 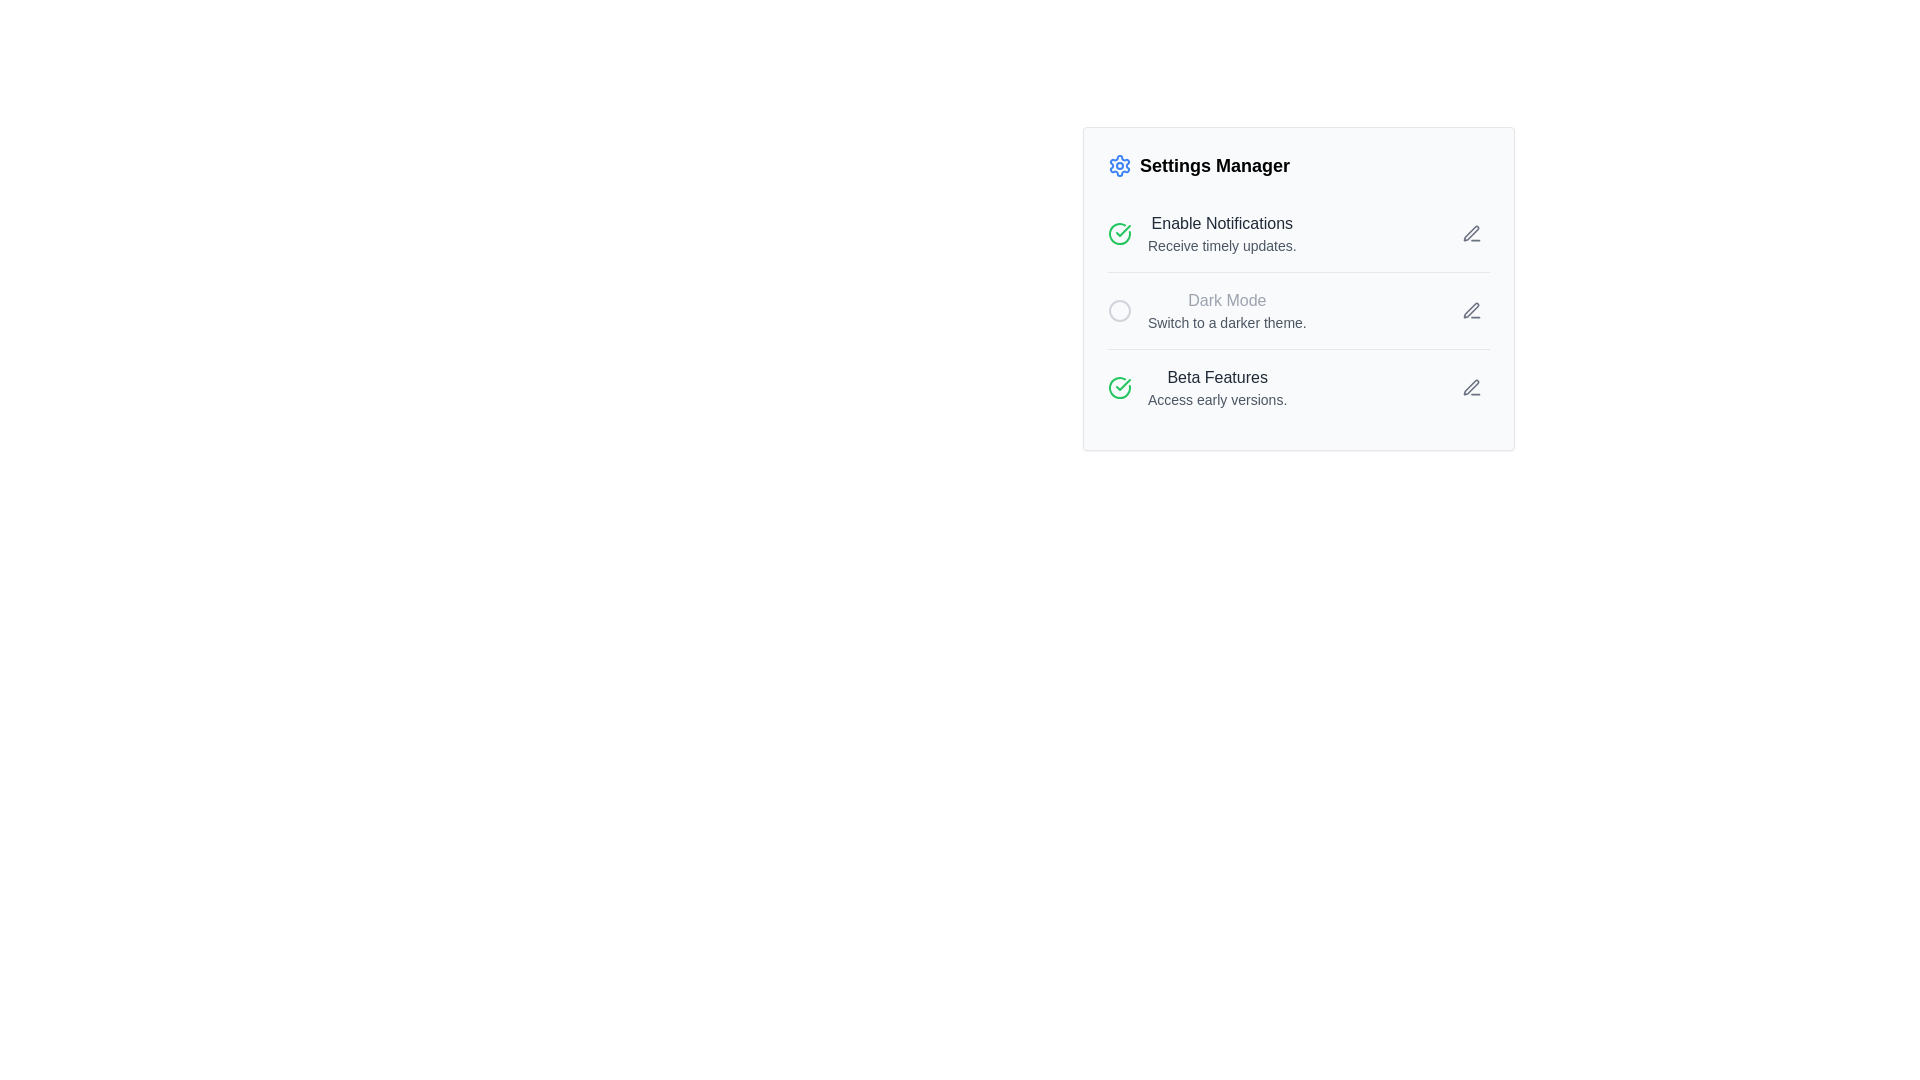 I want to click on the pen-shaped icon button in the 'Beta Features' section for accessibility interactions, so click(x=1472, y=388).